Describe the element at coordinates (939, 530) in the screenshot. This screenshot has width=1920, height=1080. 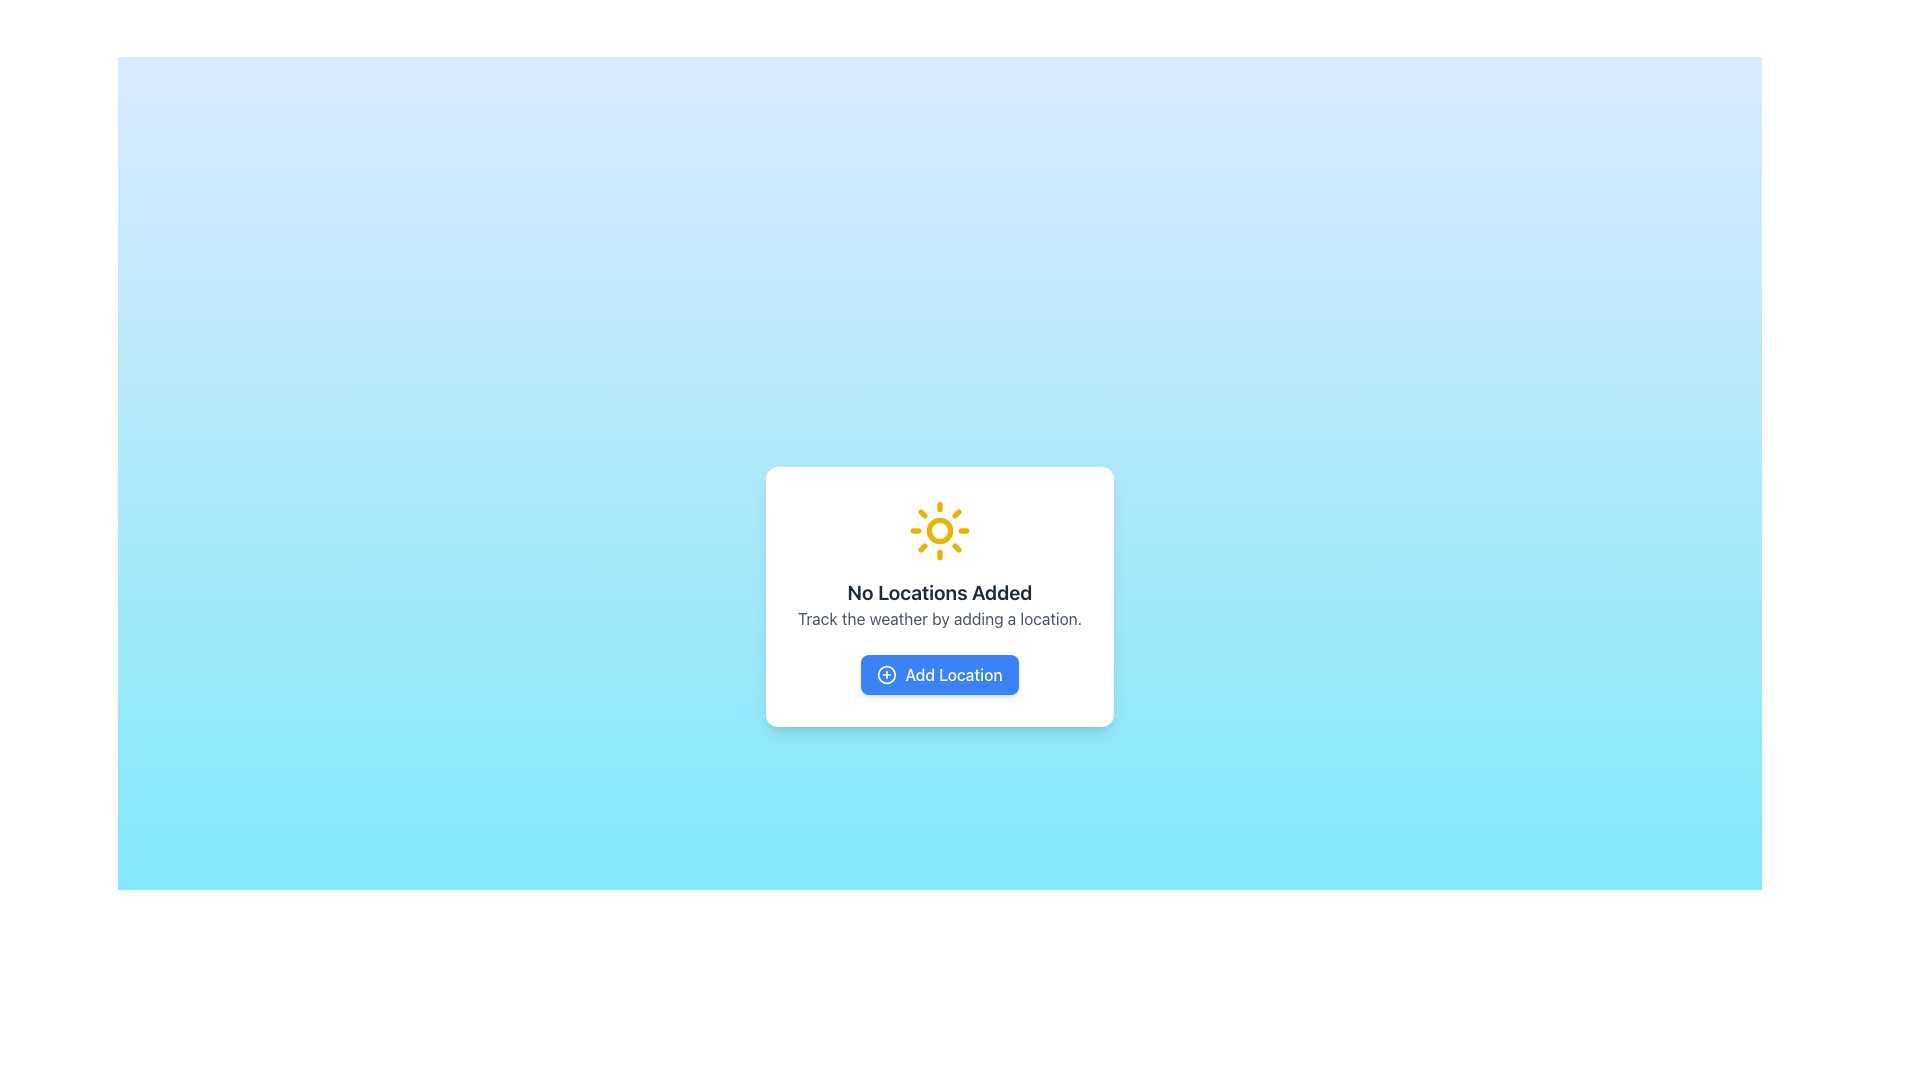
I see `the sun icon, which represents weather conditions, located at the top of the feature box above the text 'No Locations Added'` at that location.